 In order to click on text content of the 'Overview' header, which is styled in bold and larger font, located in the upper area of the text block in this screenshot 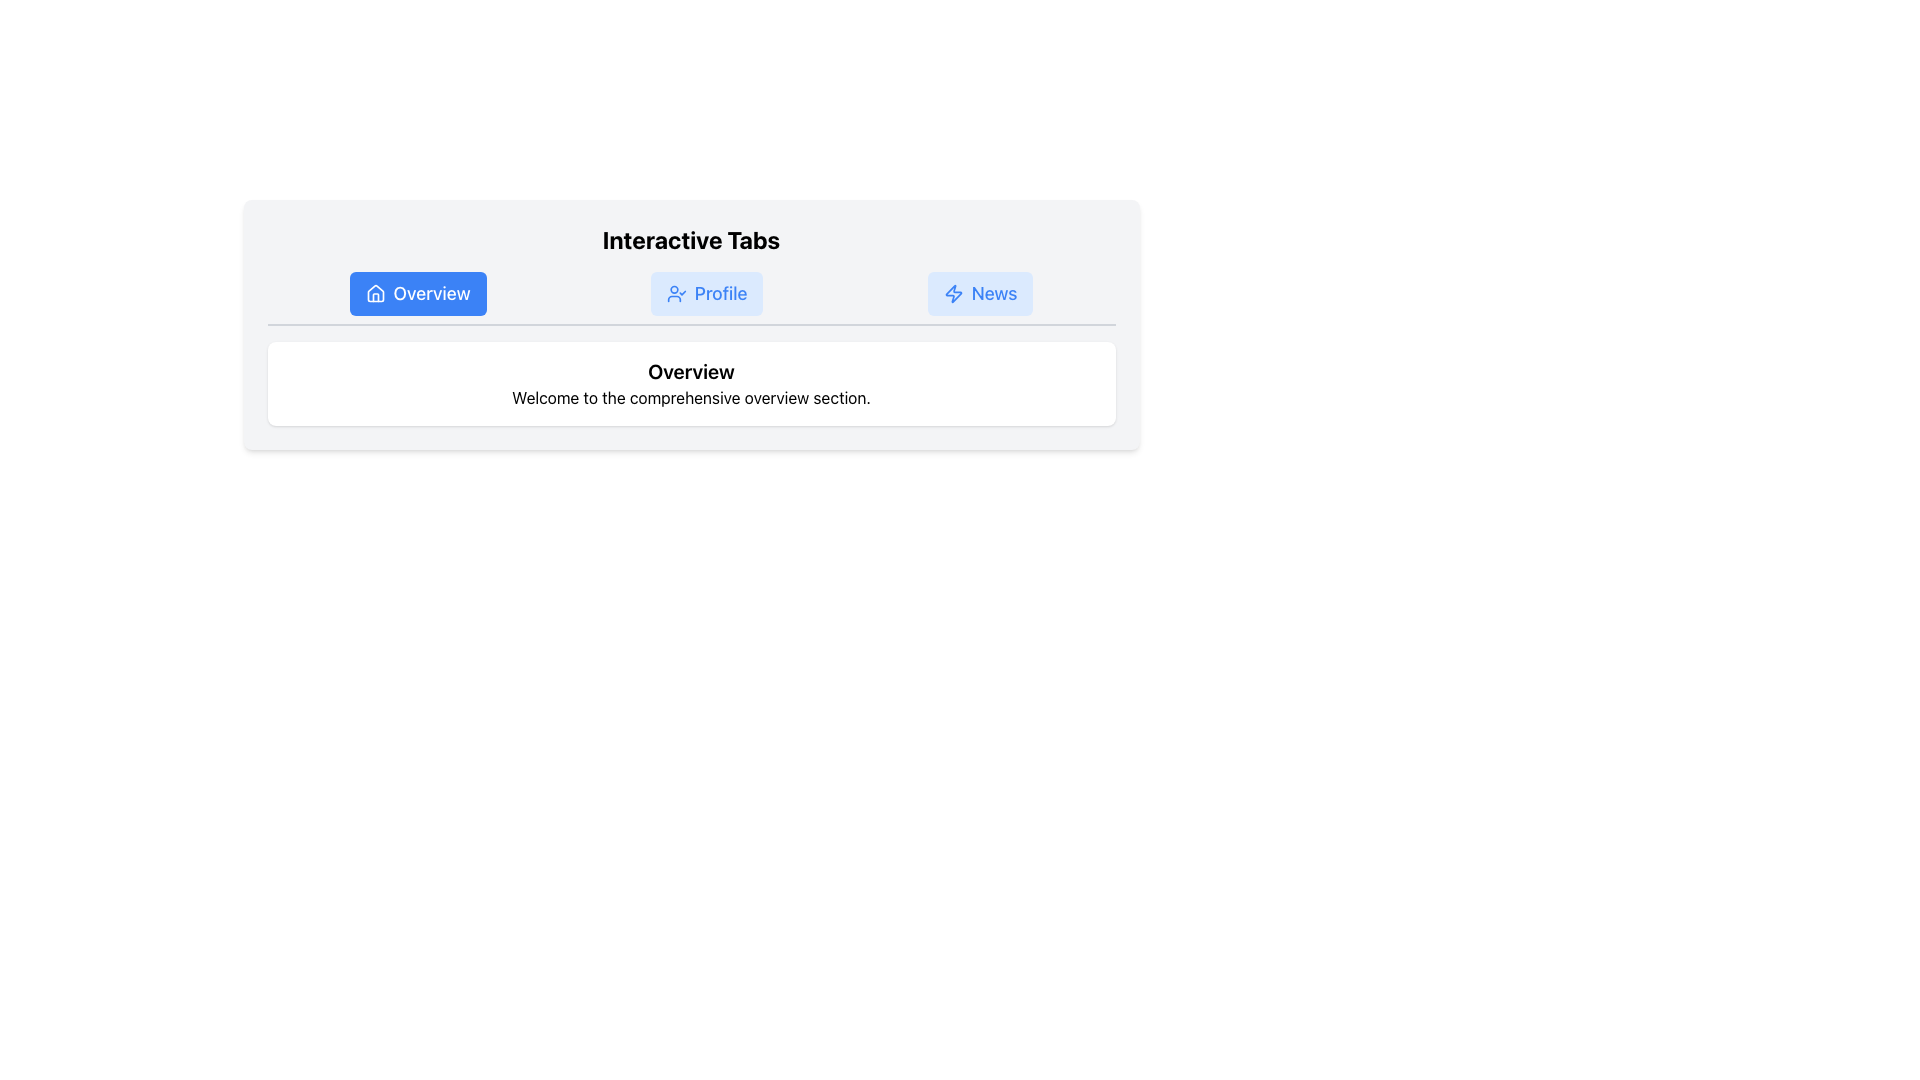, I will do `click(691, 371)`.